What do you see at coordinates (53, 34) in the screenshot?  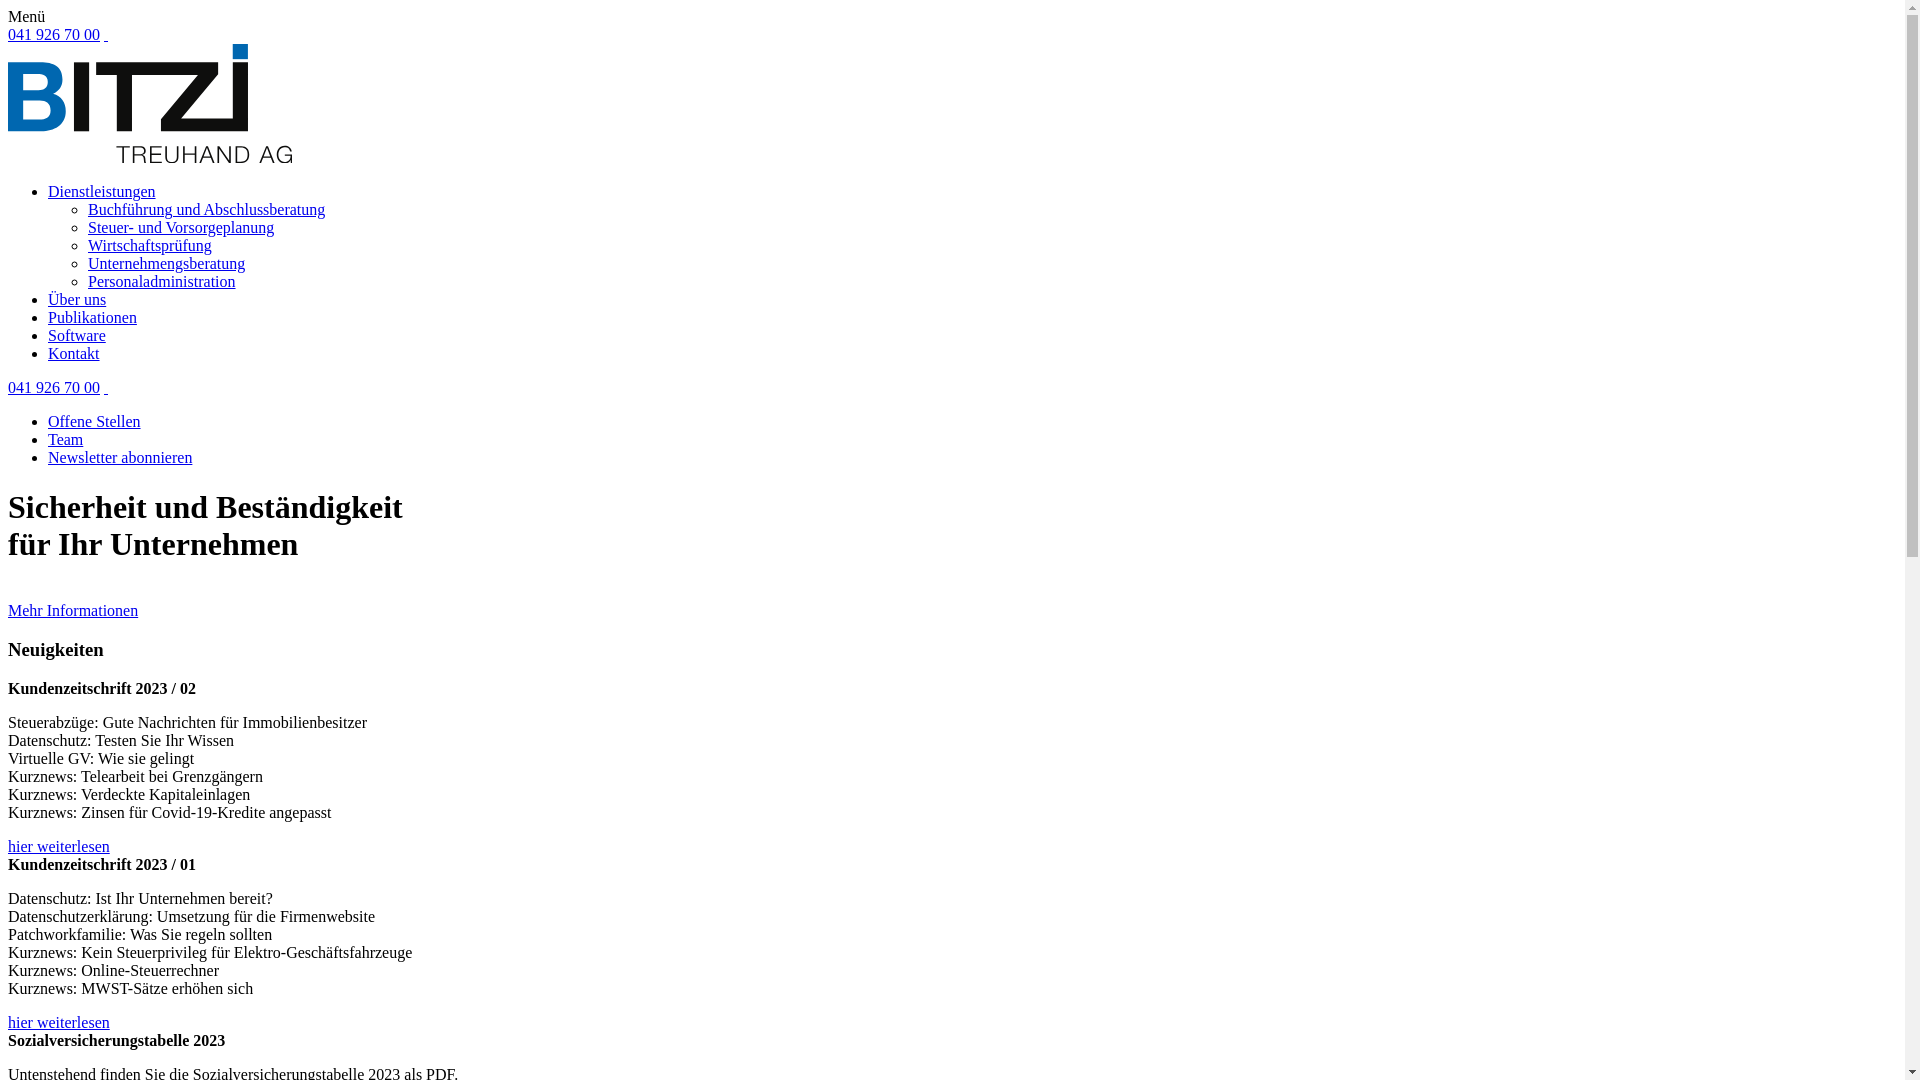 I see `'041 926 70 00'` at bounding box center [53, 34].